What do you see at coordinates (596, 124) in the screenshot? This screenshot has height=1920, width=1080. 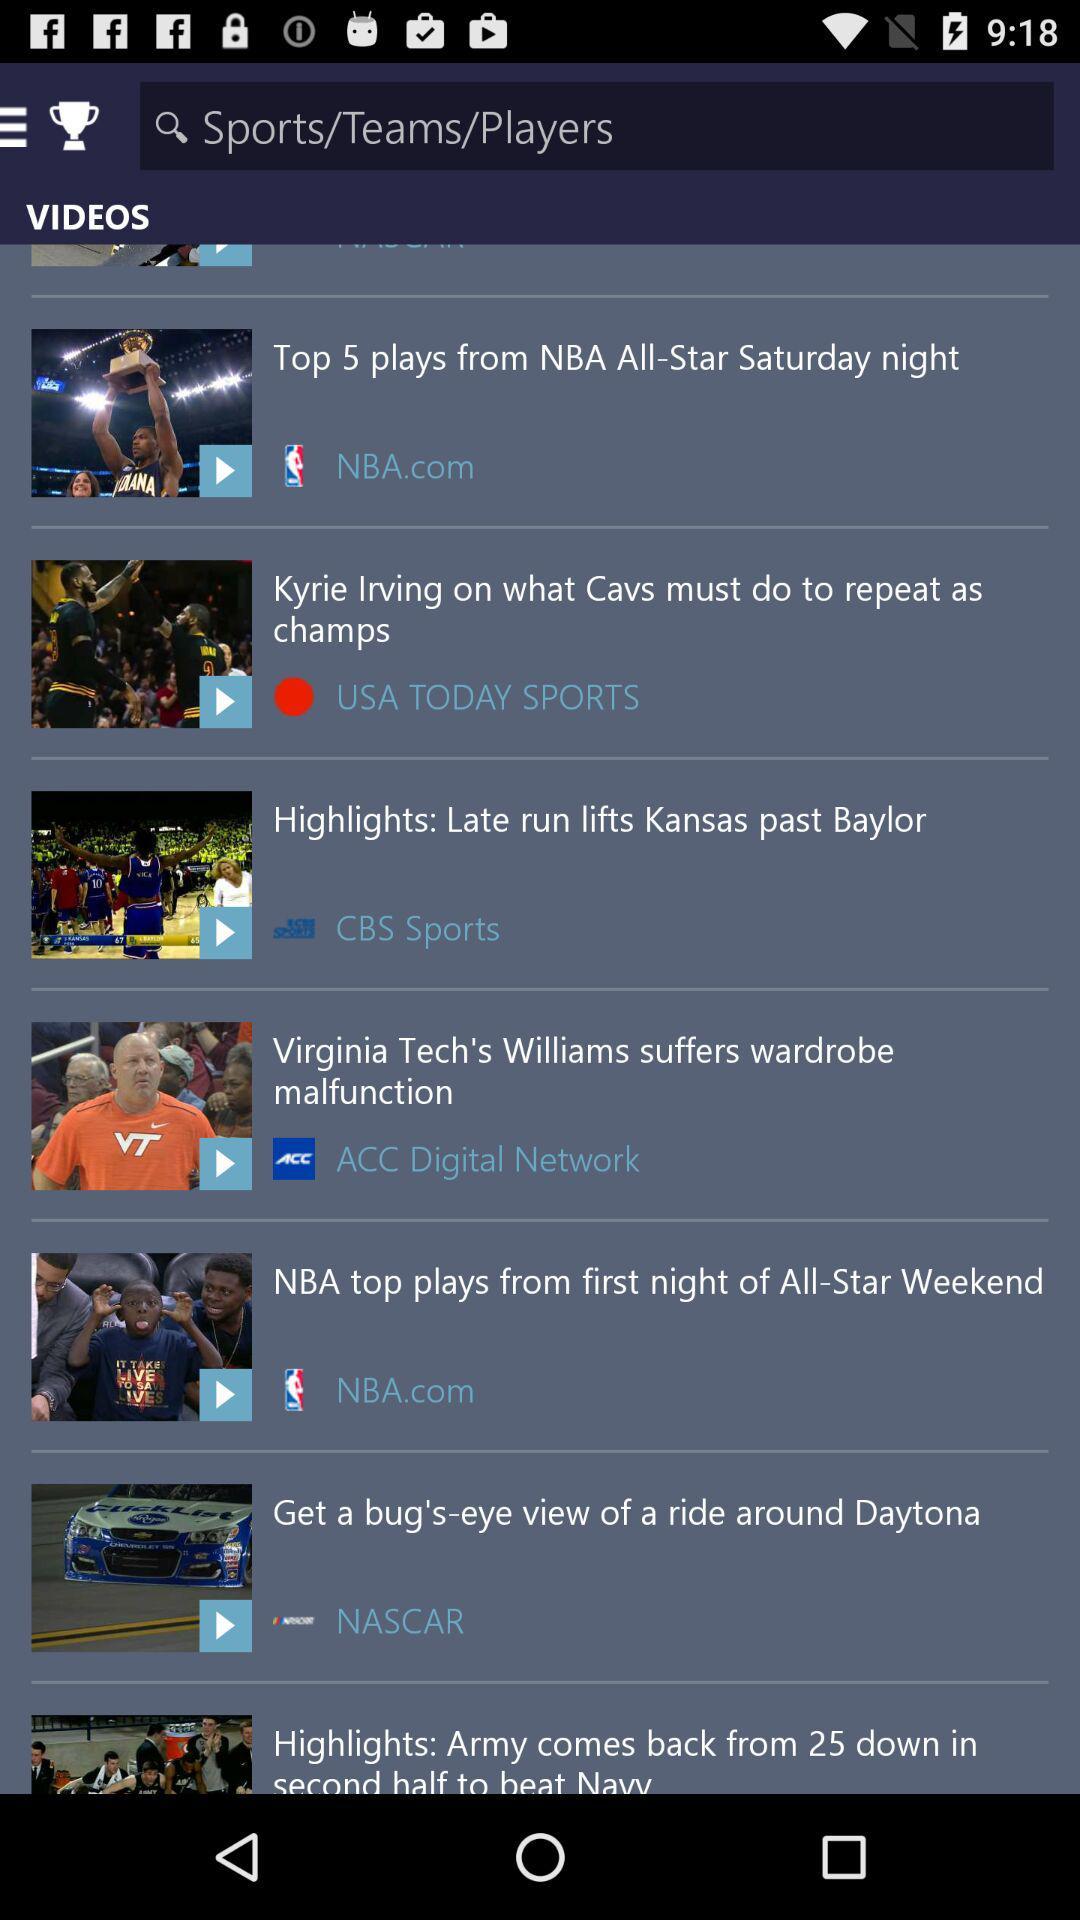 I see `search bar` at bounding box center [596, 124].